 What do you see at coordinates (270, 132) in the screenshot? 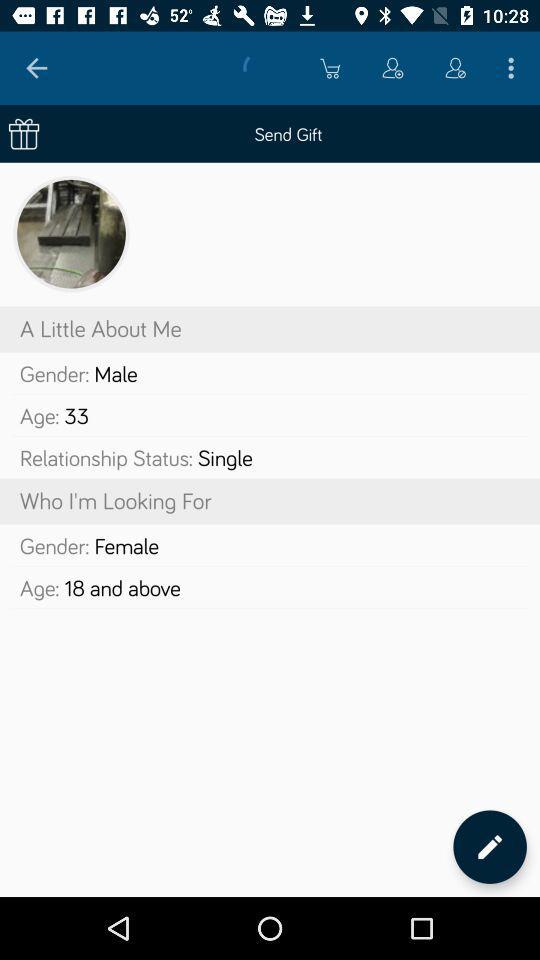
I see `send gift icon` at bounding box center [270, 132].